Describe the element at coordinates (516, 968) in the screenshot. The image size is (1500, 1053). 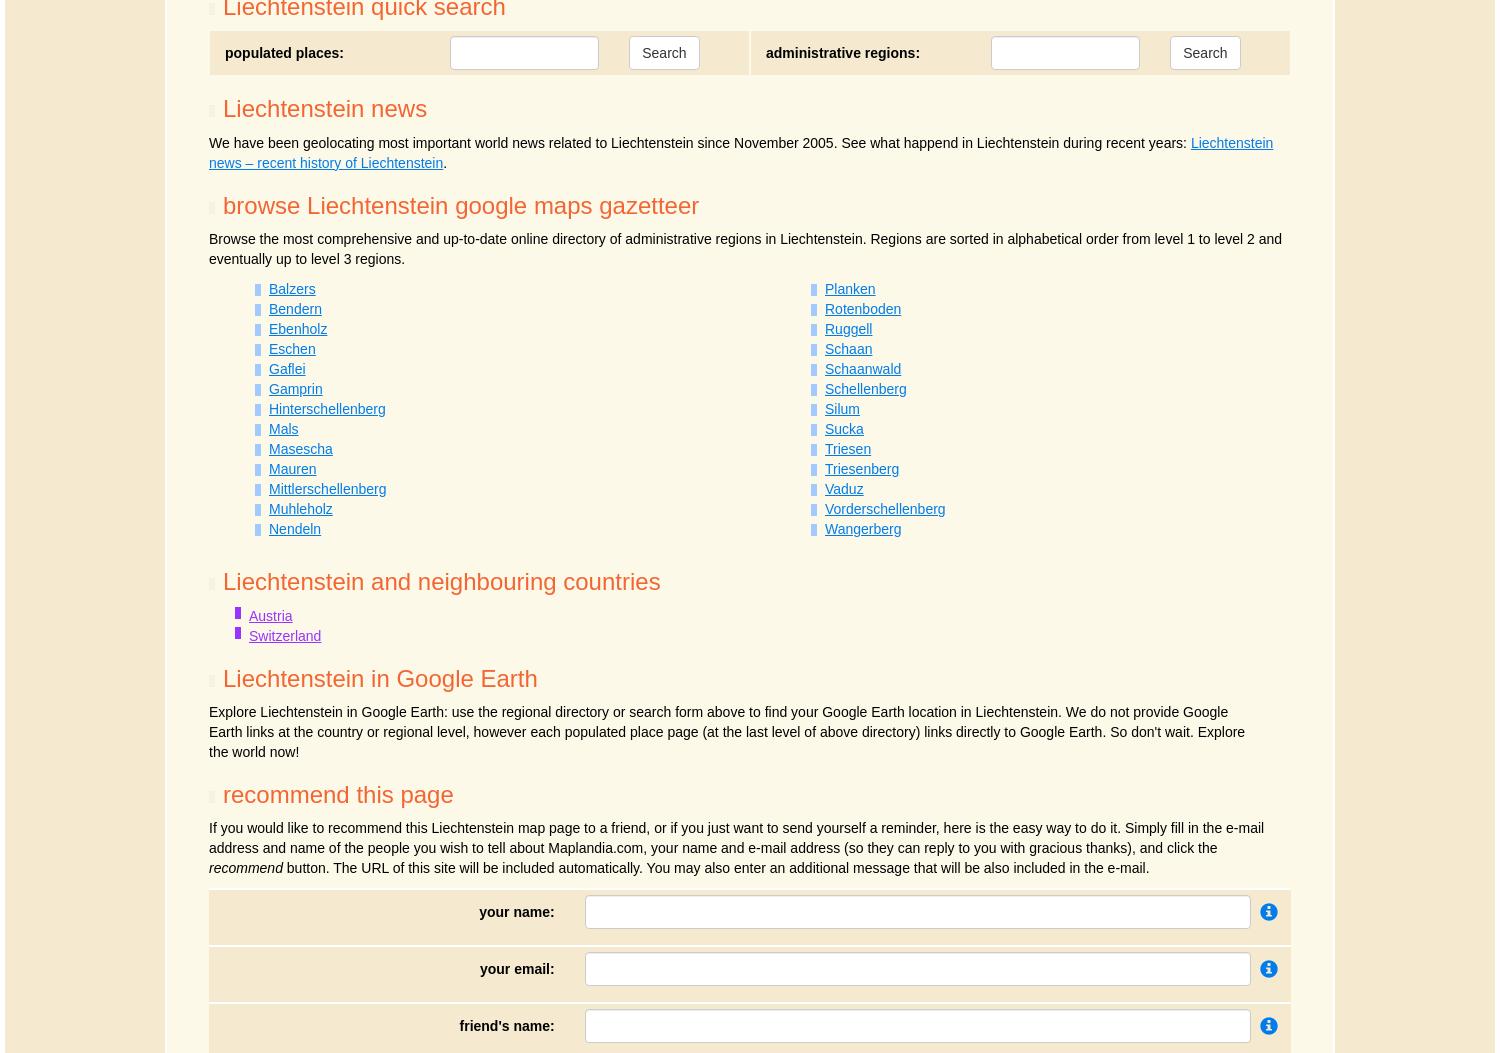
I see `'your email:'` at that location.